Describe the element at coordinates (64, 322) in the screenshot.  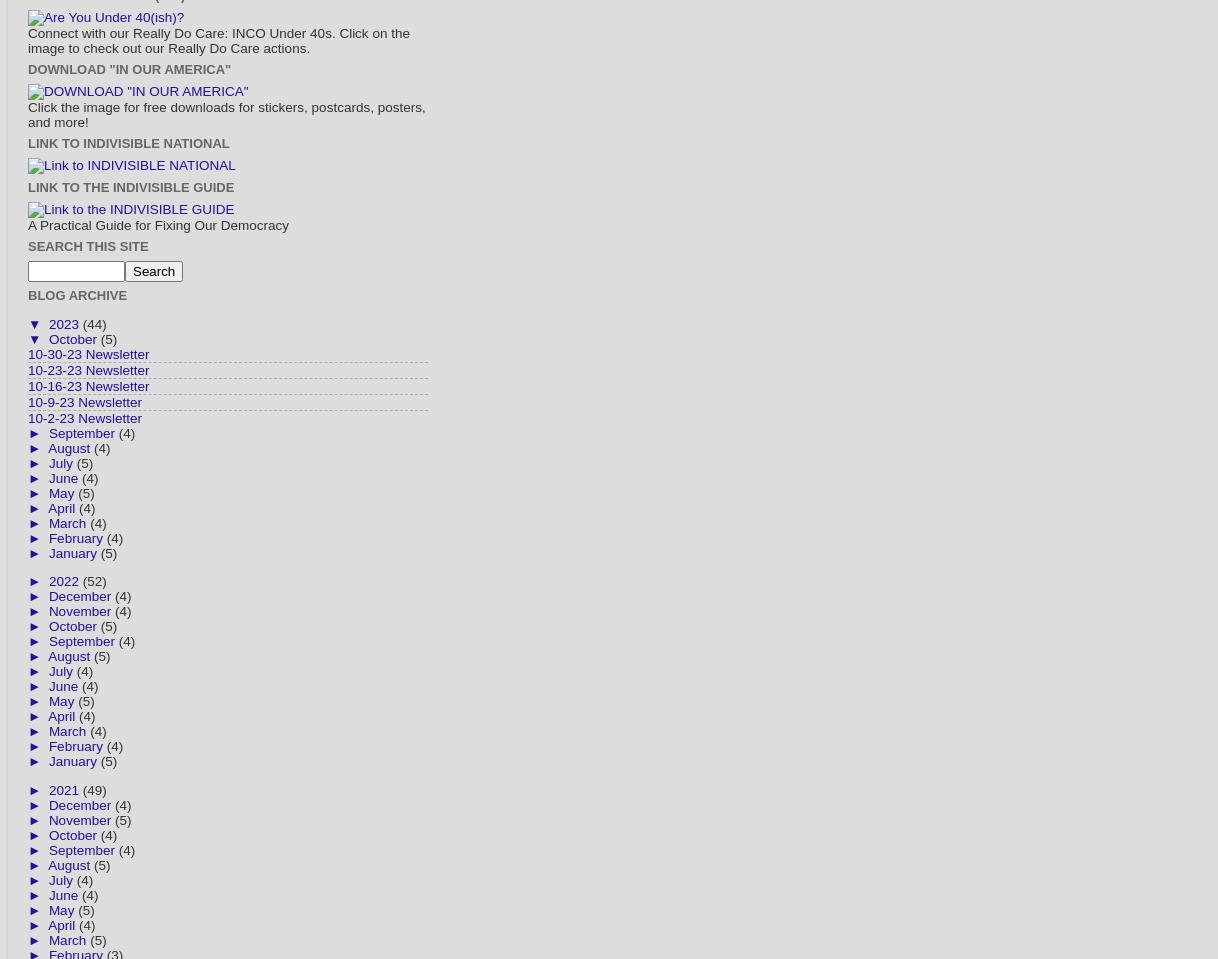
I see `'2023'` at that location.